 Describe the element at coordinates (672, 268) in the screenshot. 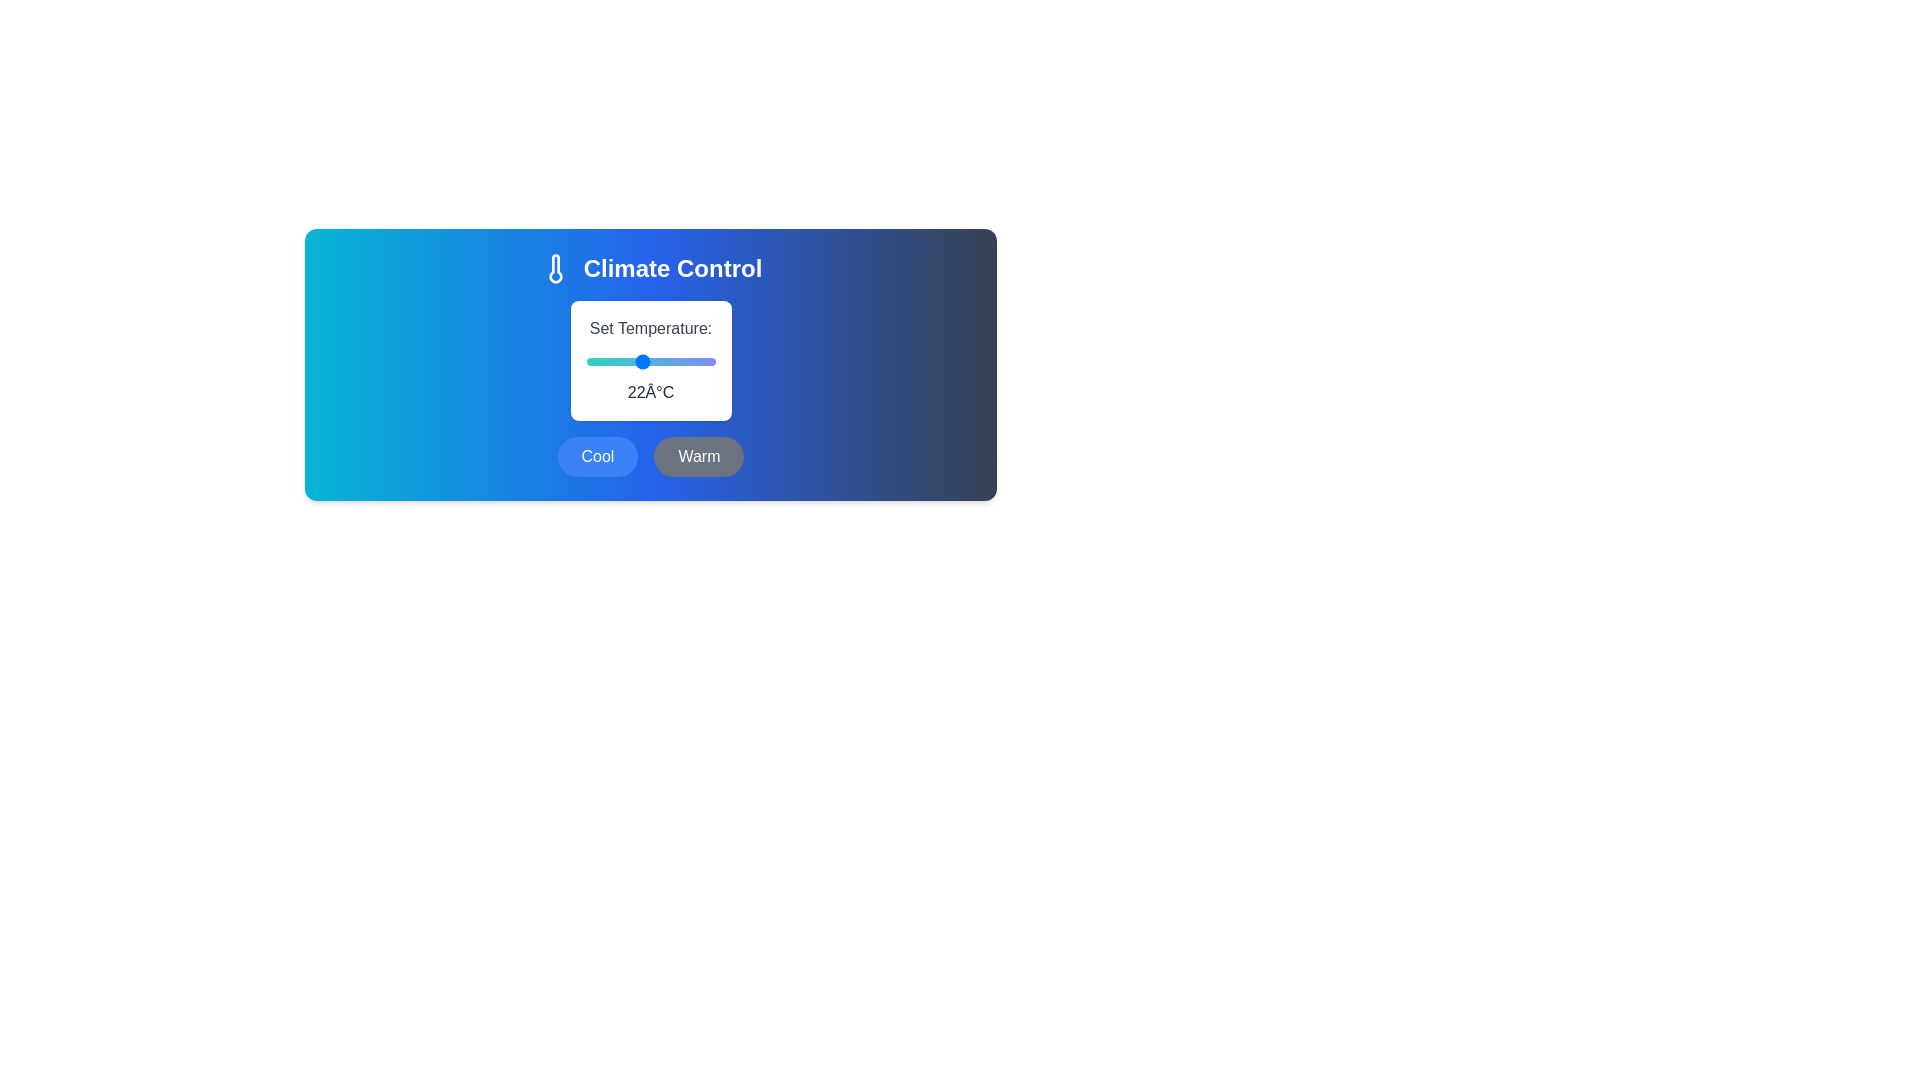

I see `the static text element that serves as a title or heading, located to the right of the thermometer icon at the top center of the panel` at that location.